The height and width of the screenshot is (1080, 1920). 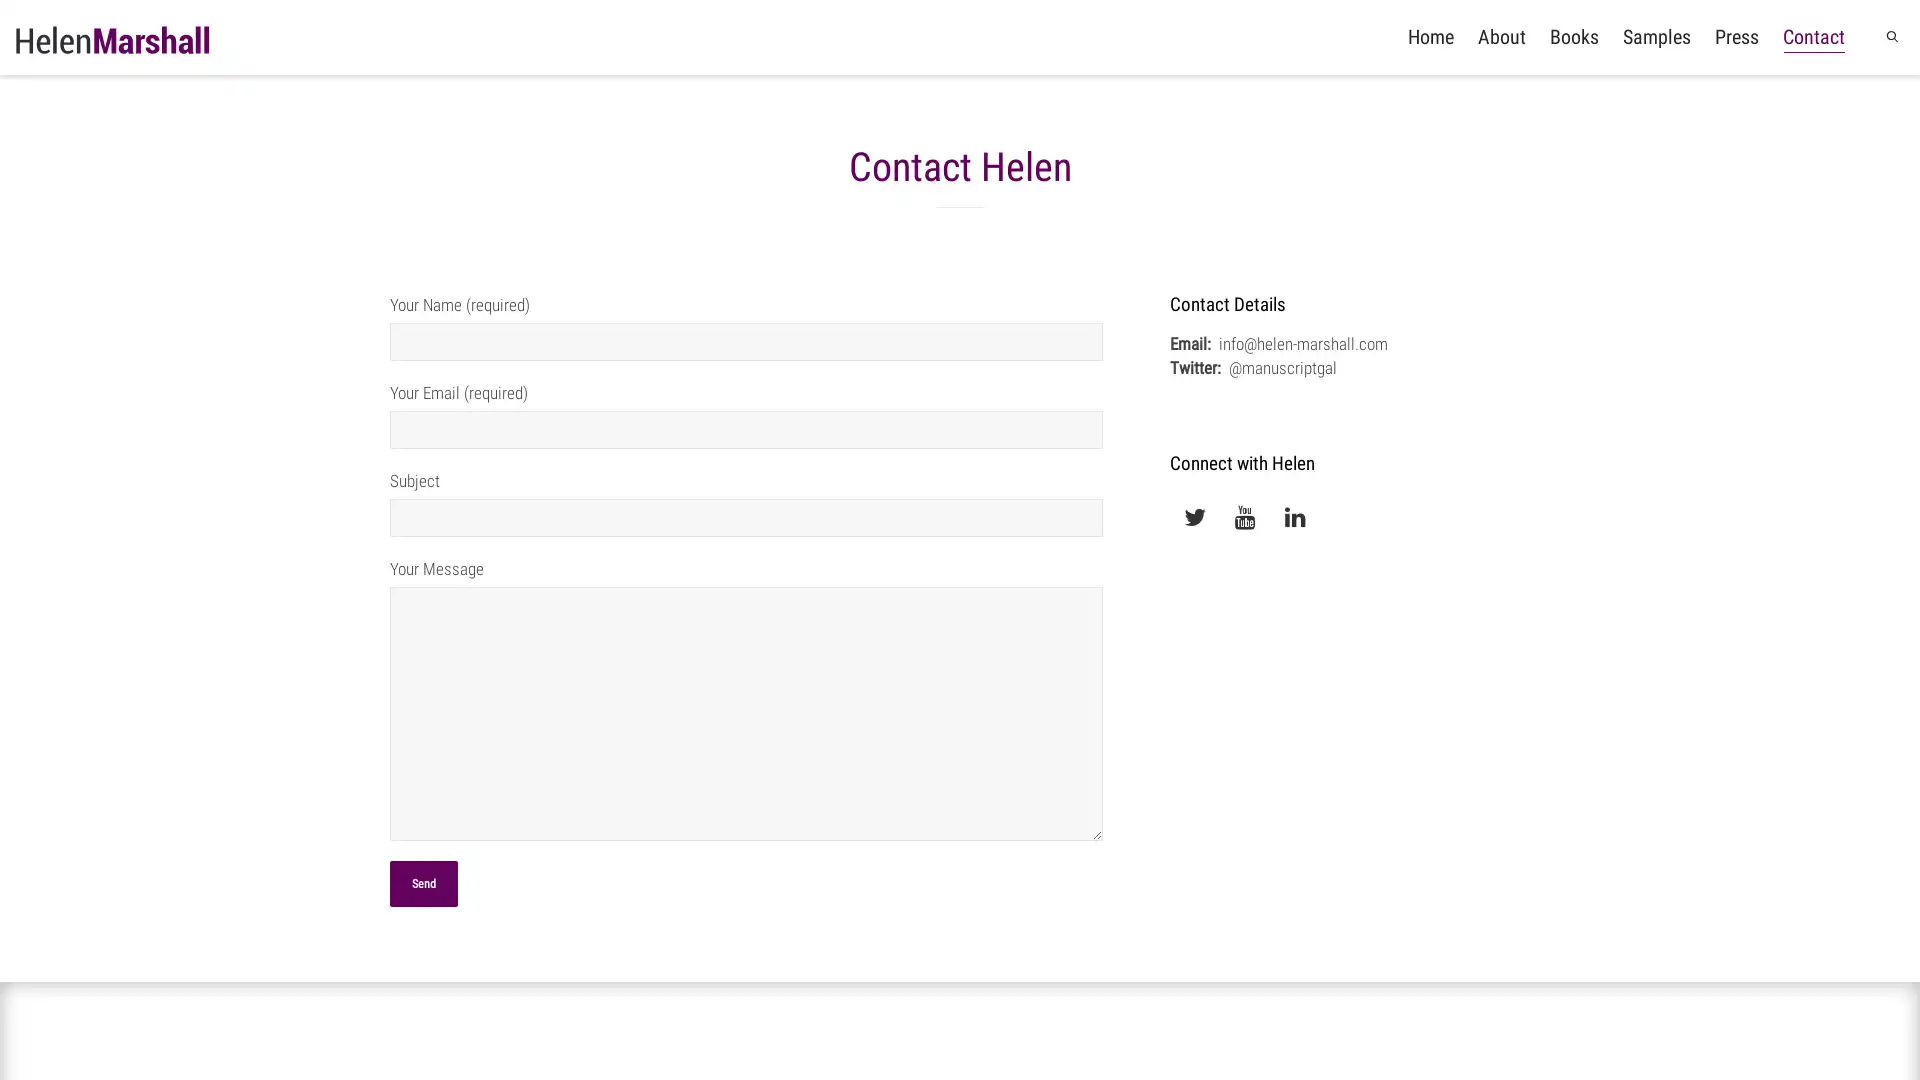 I want to click on Send, so click(x=422, y=882).